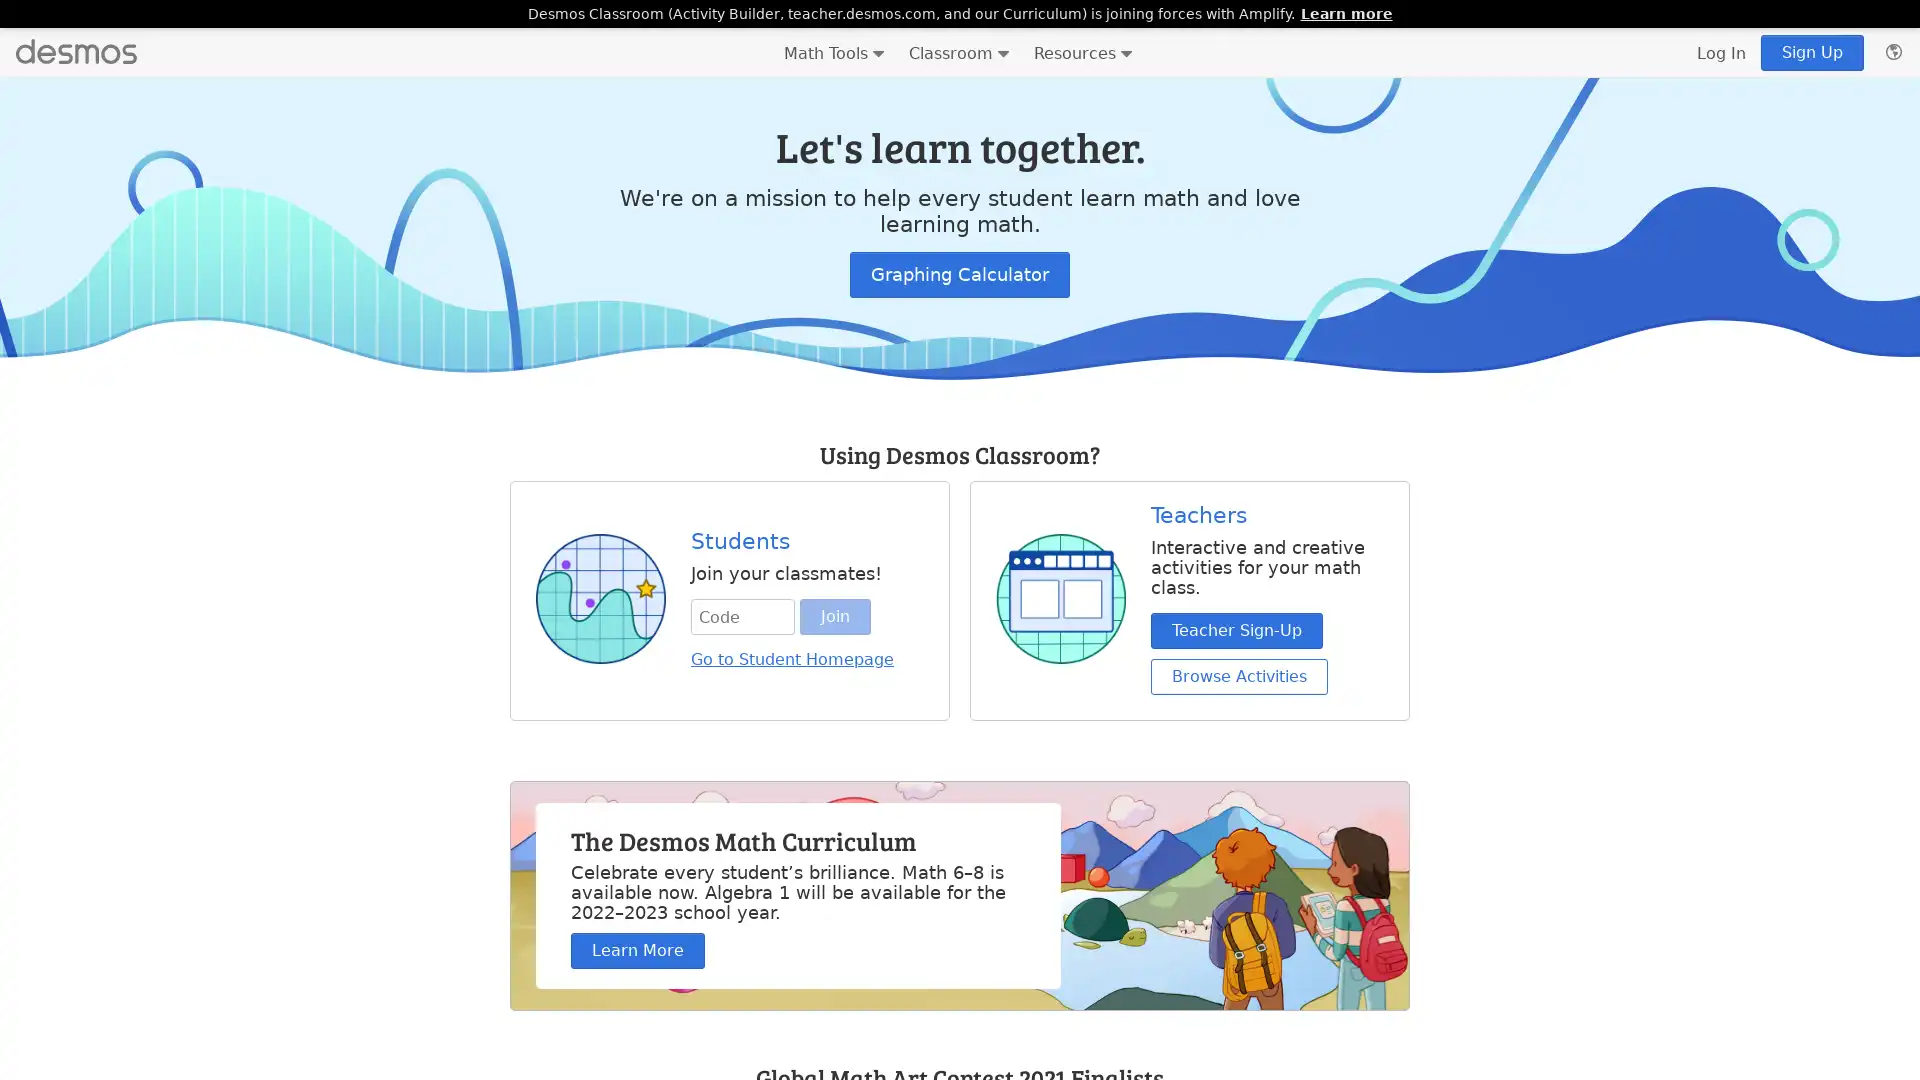 The height and width of the screenshot is (1080, 1920). I want to click on Join, so click(835, 616).